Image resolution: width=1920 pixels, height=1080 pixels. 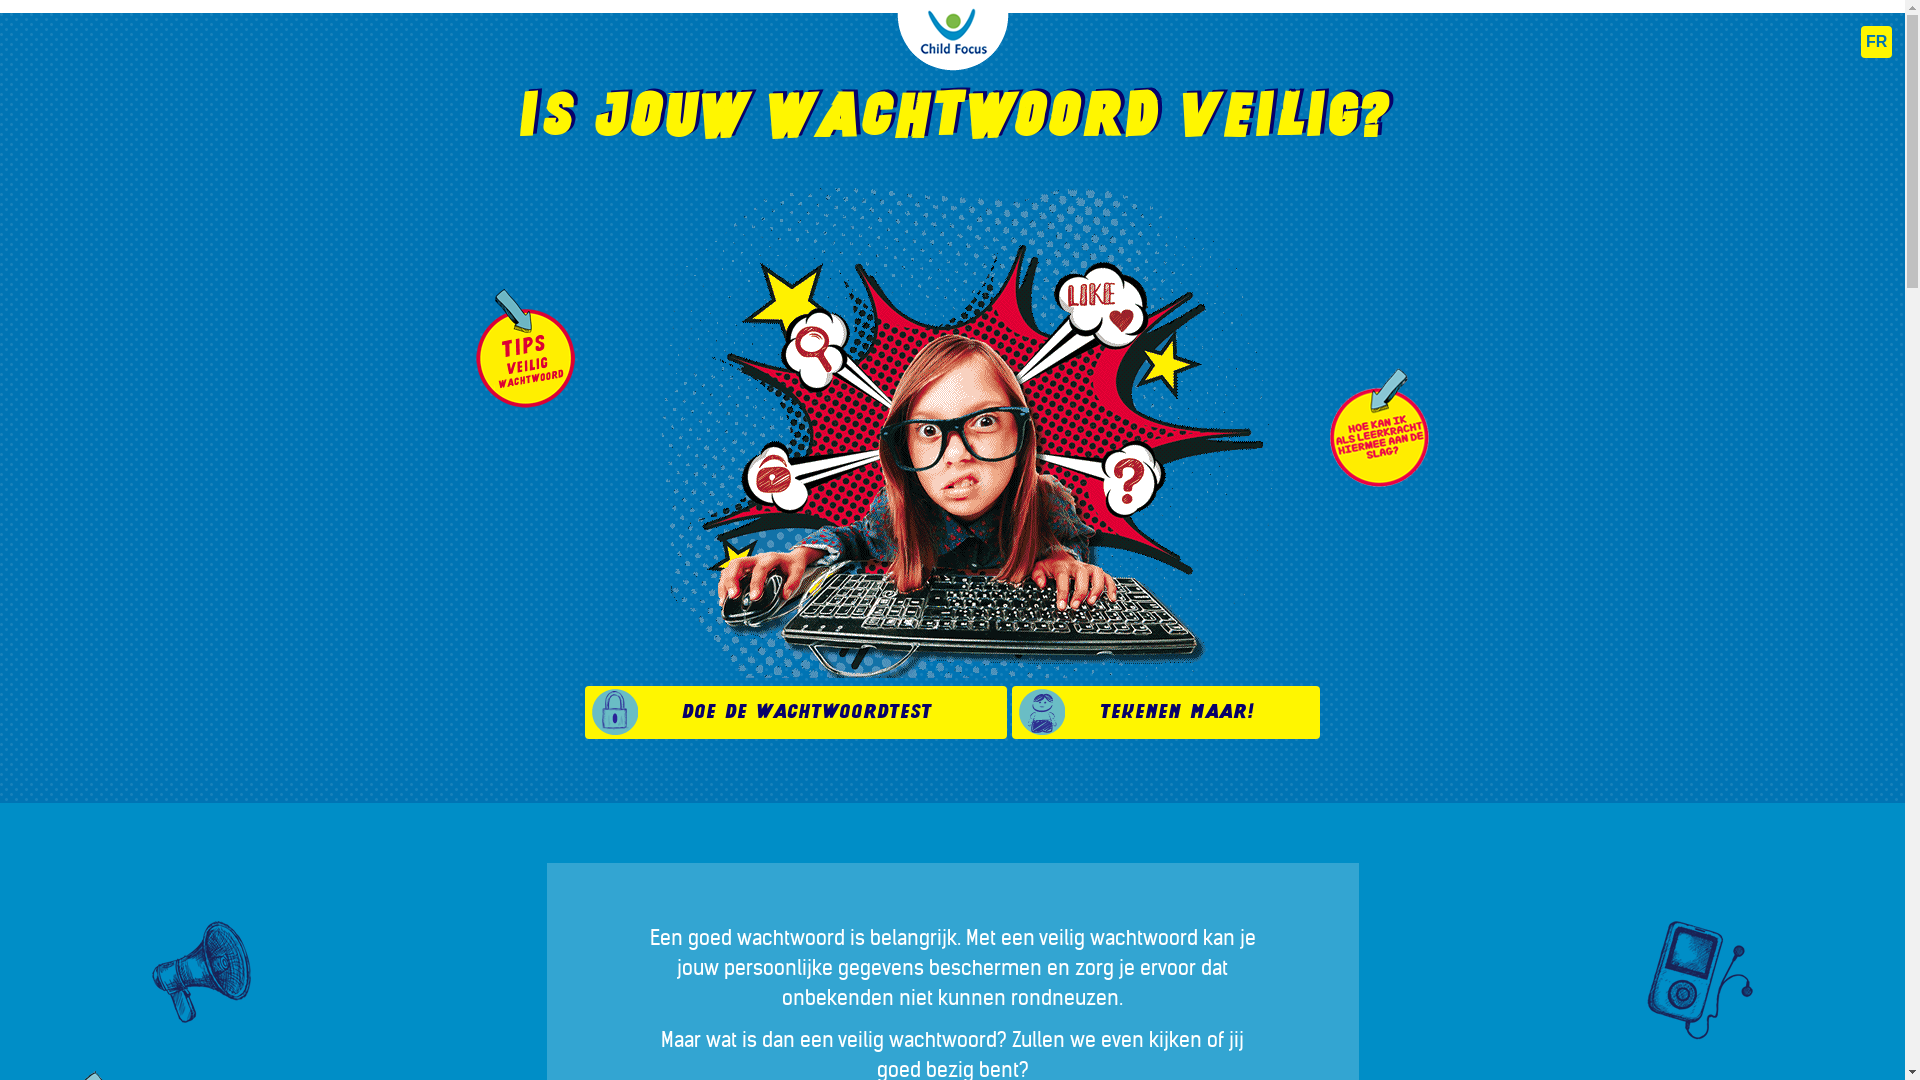 What do you see at coordinates (795, 711) in the screenshot?
I see `'Doe de wachtwoordtest'` at bounding box center [795, 711].